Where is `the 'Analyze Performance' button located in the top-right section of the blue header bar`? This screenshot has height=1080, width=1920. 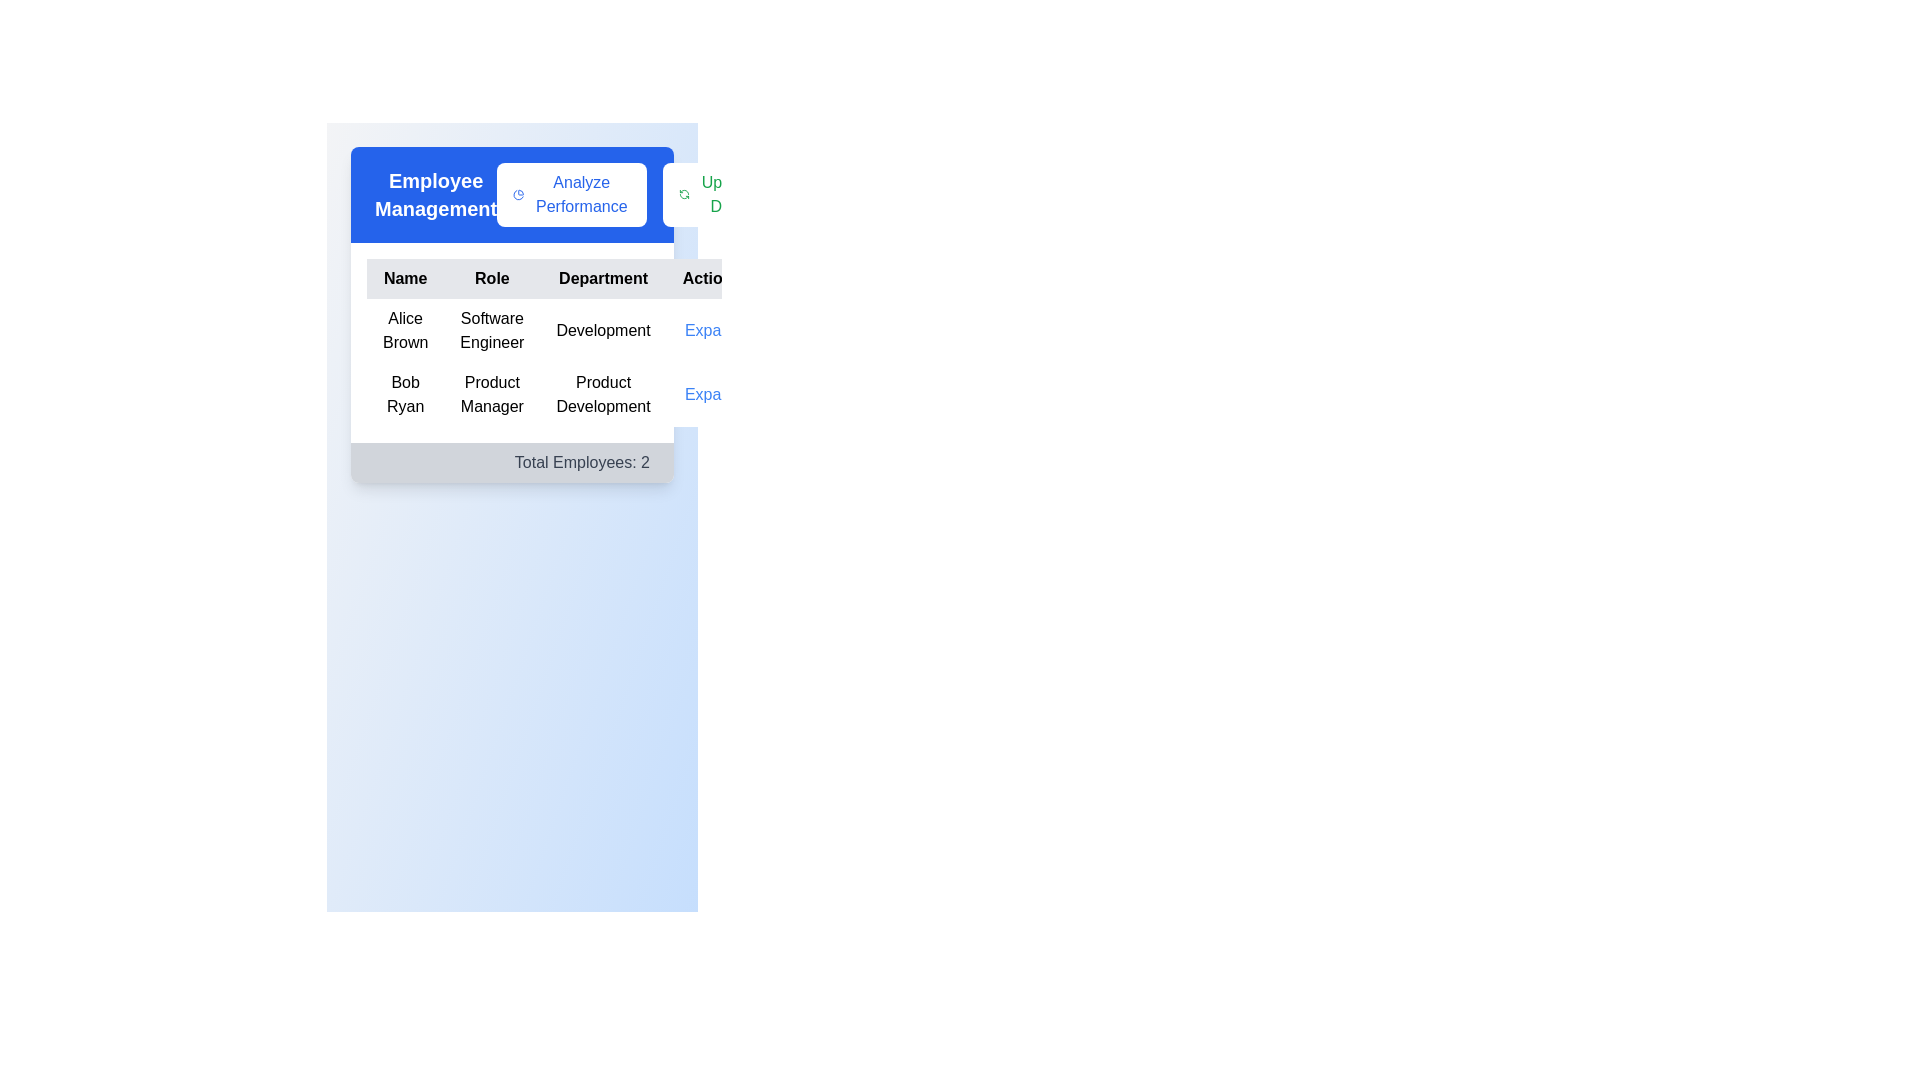
the 'Analyze Performance' button located in the top-right section of the blue header bar is located at coordinates (633, 195).